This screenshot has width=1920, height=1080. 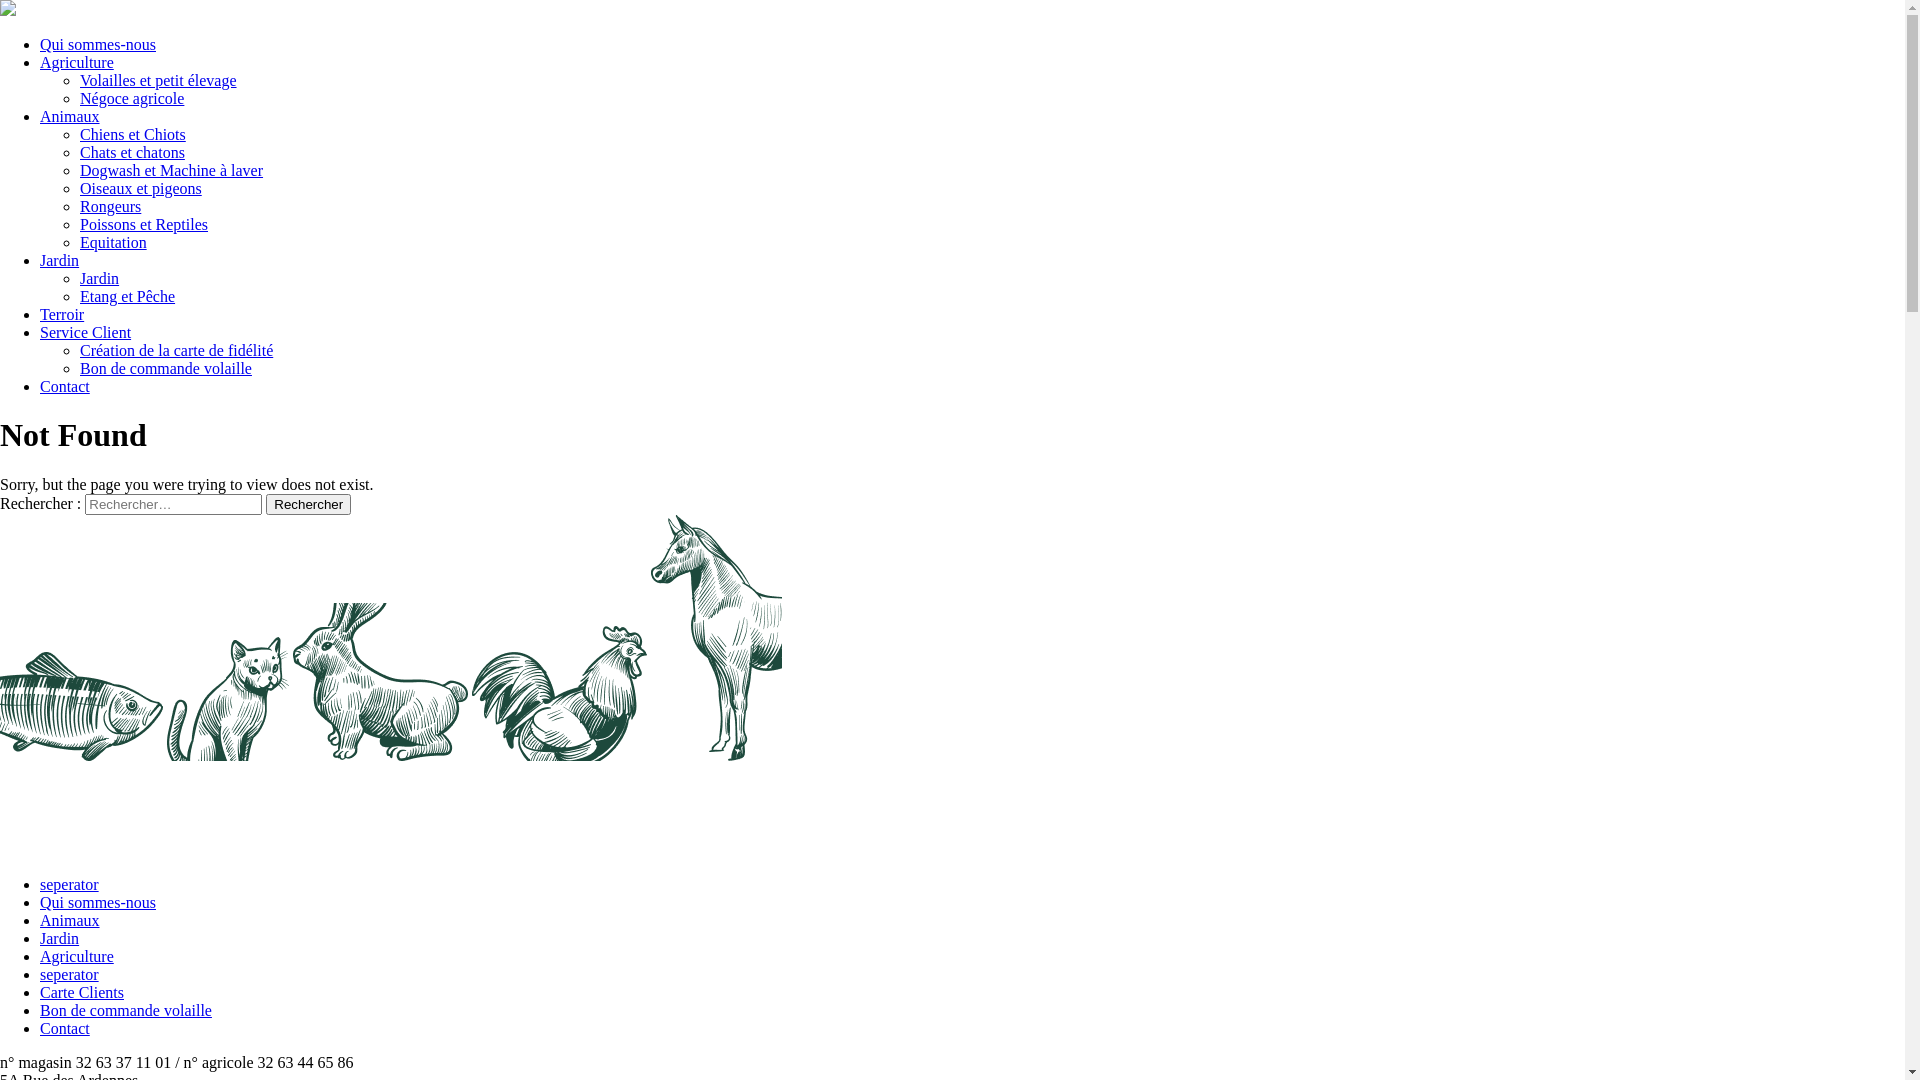 I want to click on 'Carte Clients', so click(x=80, y=992).